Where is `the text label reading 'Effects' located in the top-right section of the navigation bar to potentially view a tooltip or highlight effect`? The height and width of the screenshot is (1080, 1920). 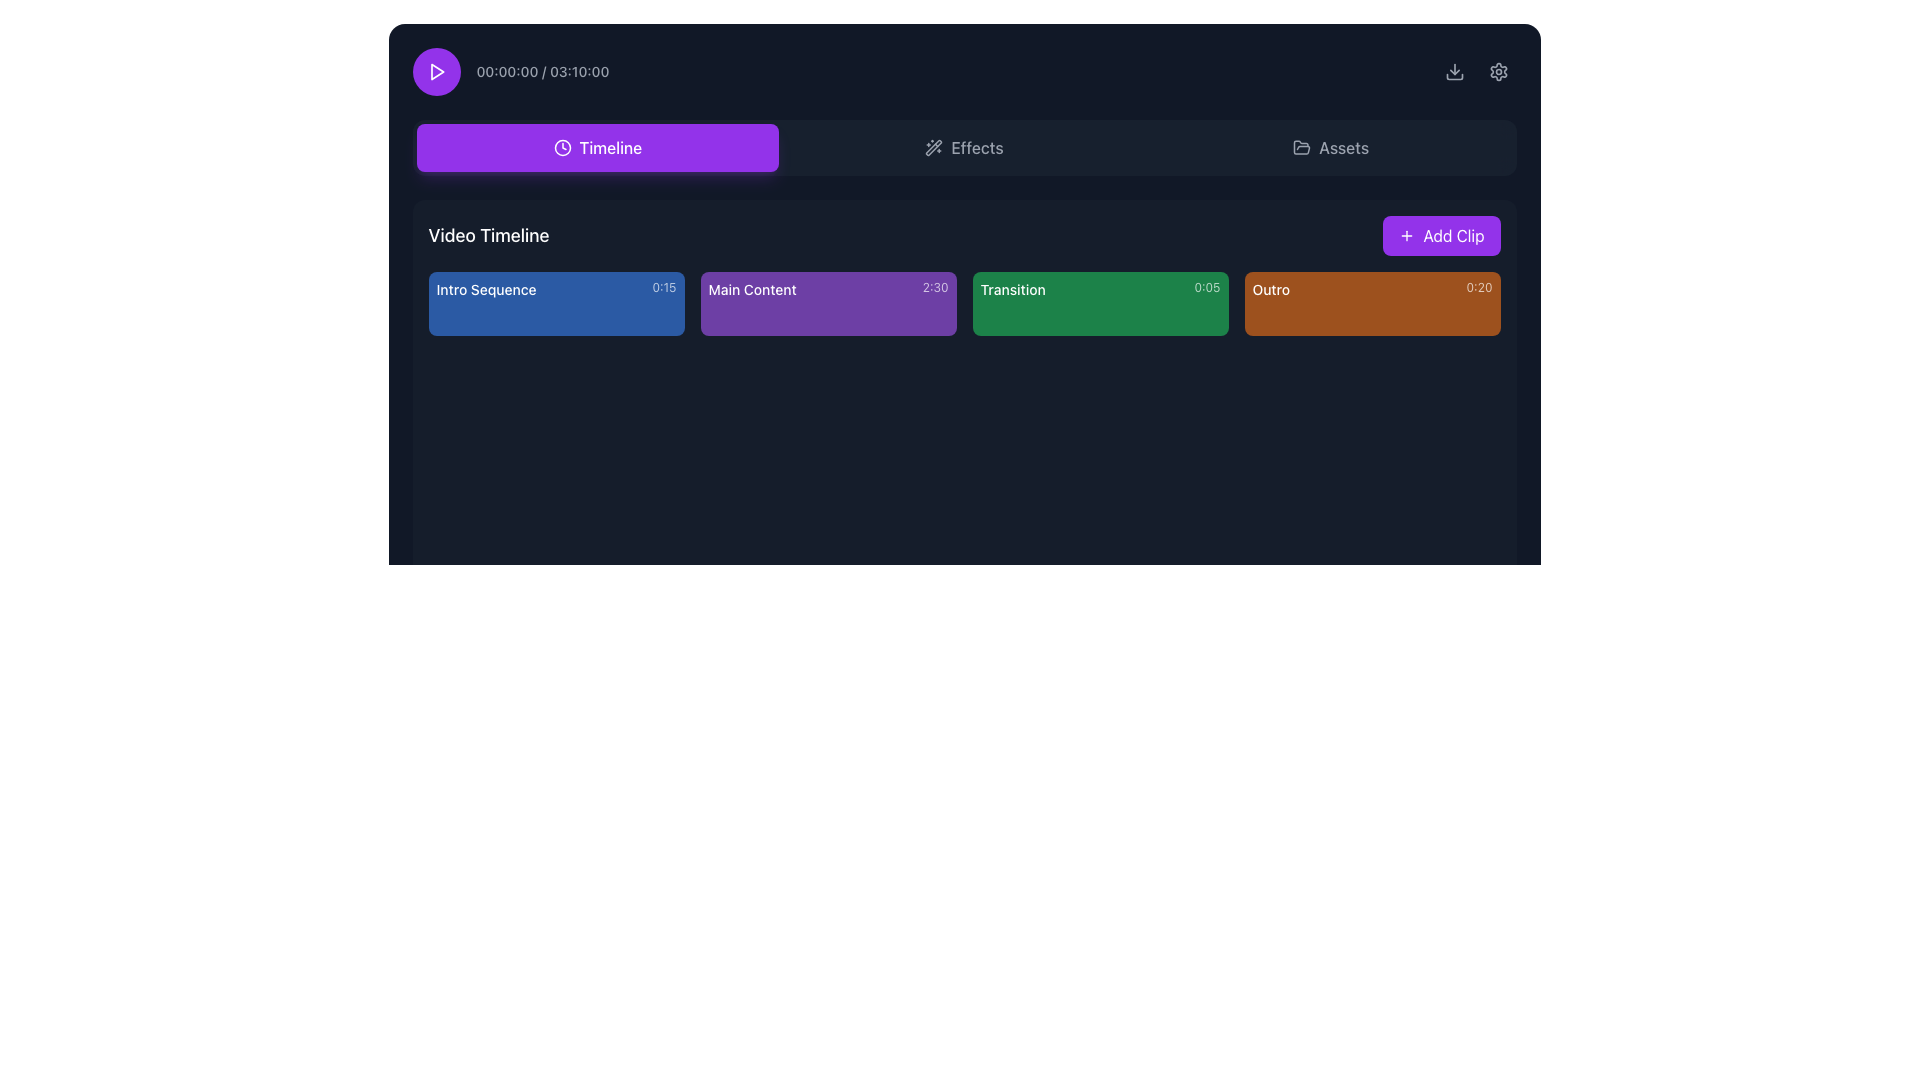
the text label reading 'Effects' located in the top-right section of the navigation bar to potentially view a tooltip or highlight effect is located at coordinates (977, 146).